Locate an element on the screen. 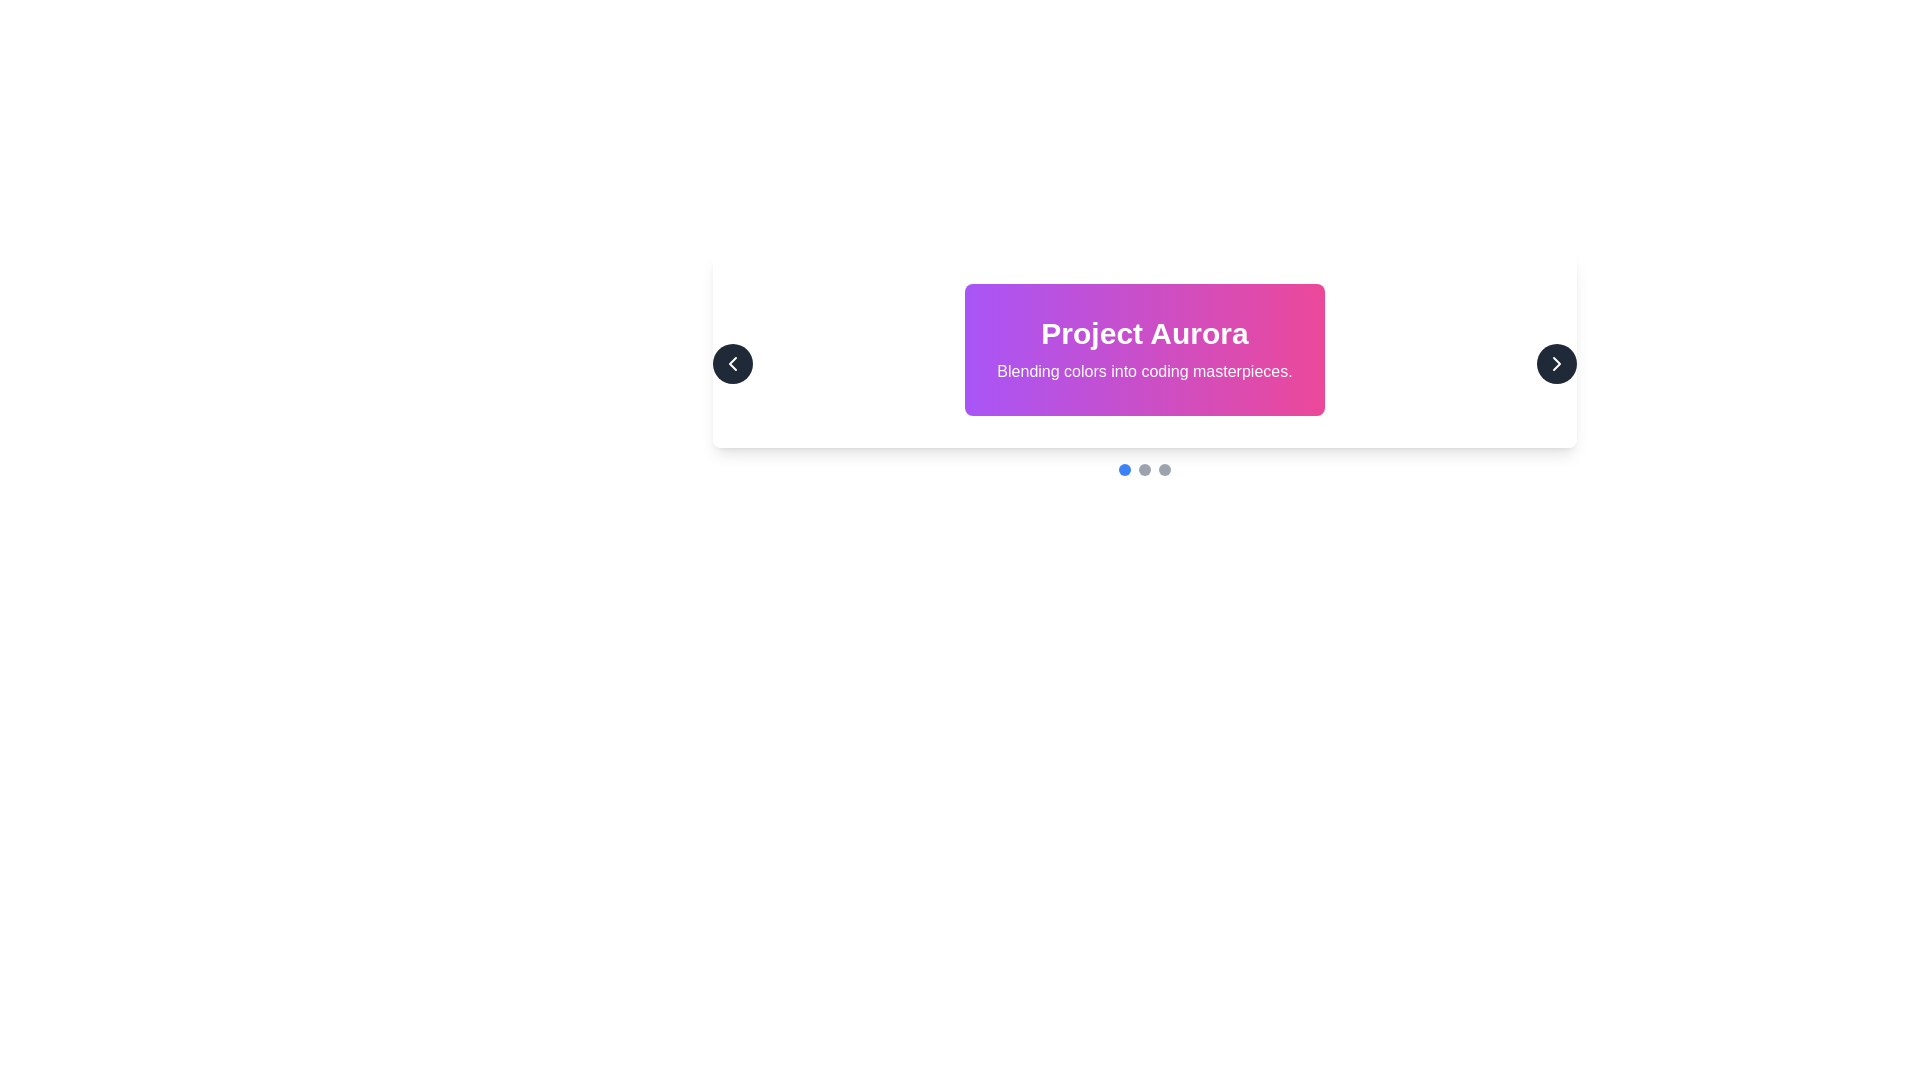 This screenshot has height=1080, width=1920. the circular button containing the right-pointing arrow icon to activate its hover effects is located at coordinates (1555, 363).